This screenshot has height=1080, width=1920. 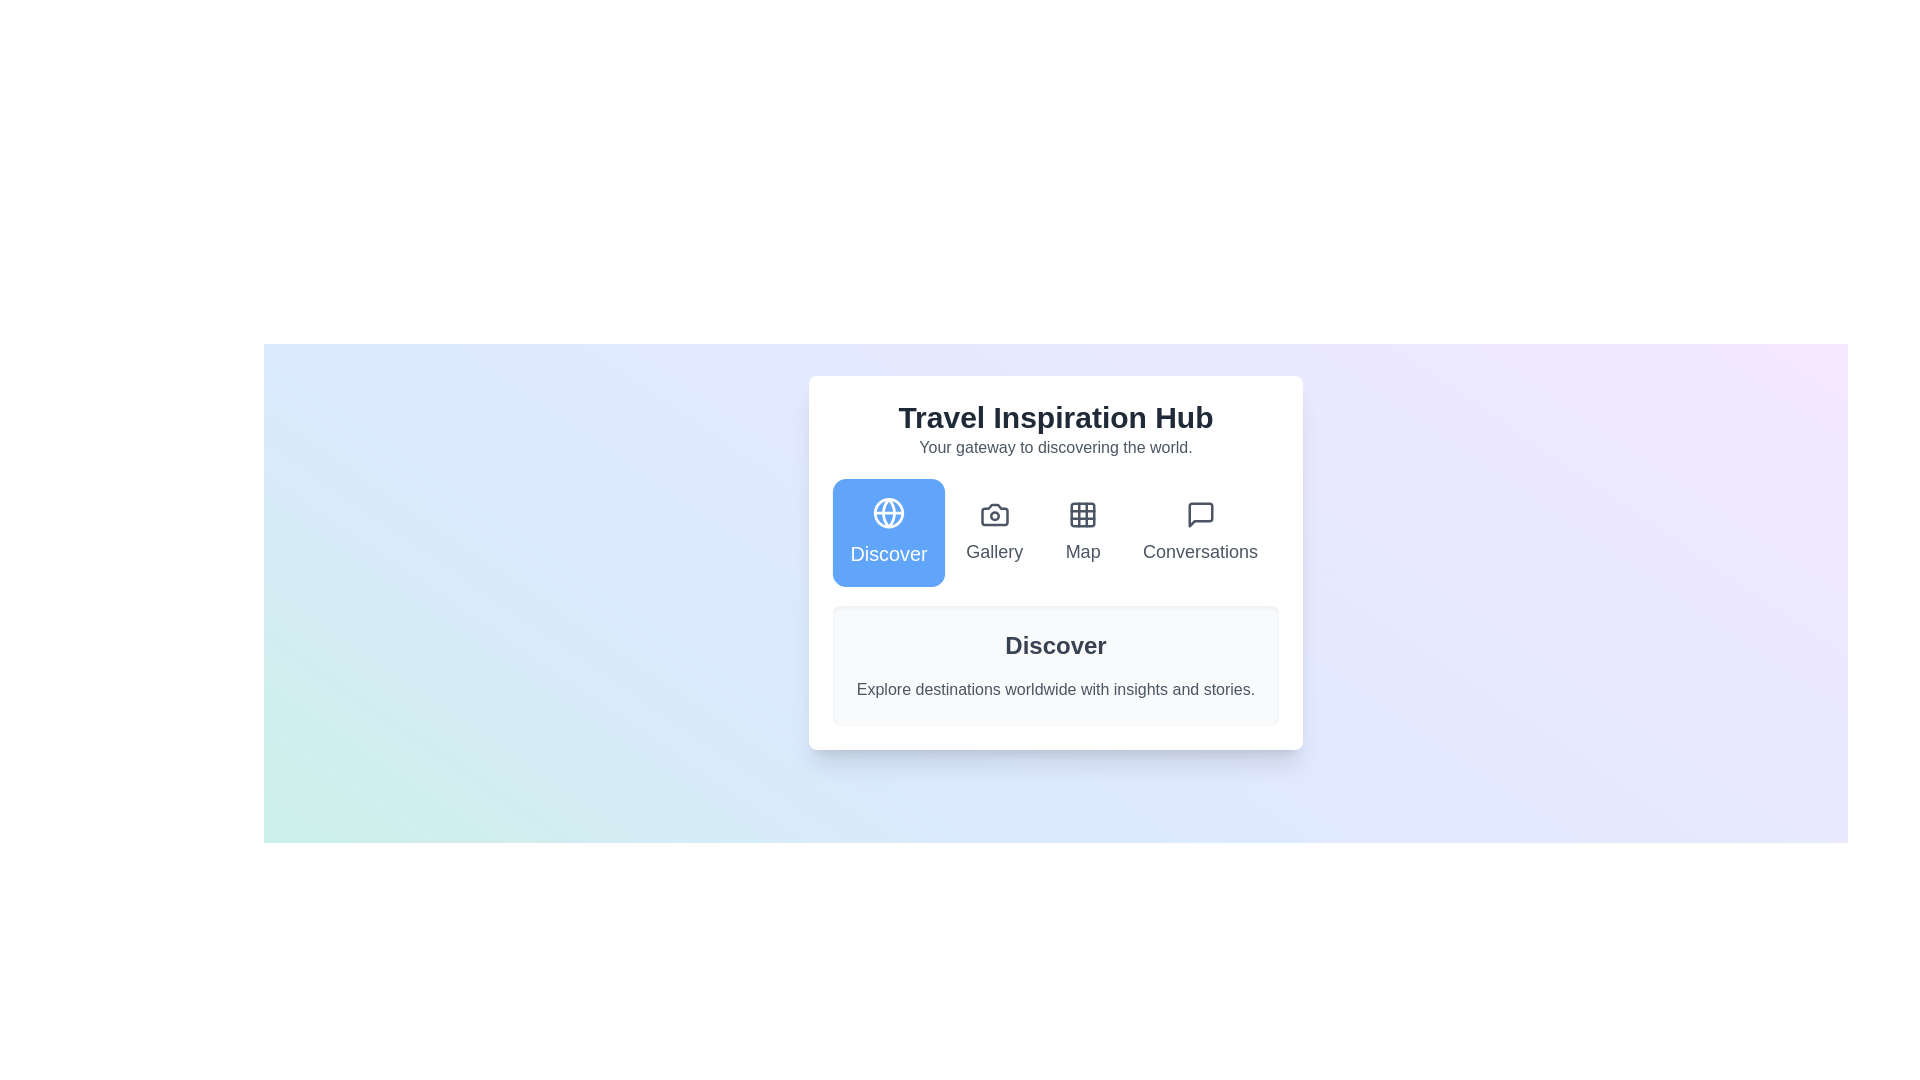 What do you see at coordinates (1055, 666) in the screenshot?
I see `the Information Section that provides additional information about the 'Discover' feature, located below the navigation icons and centered within the 'Travel Inspiration Hub'` at bounding box center [1055, 666].